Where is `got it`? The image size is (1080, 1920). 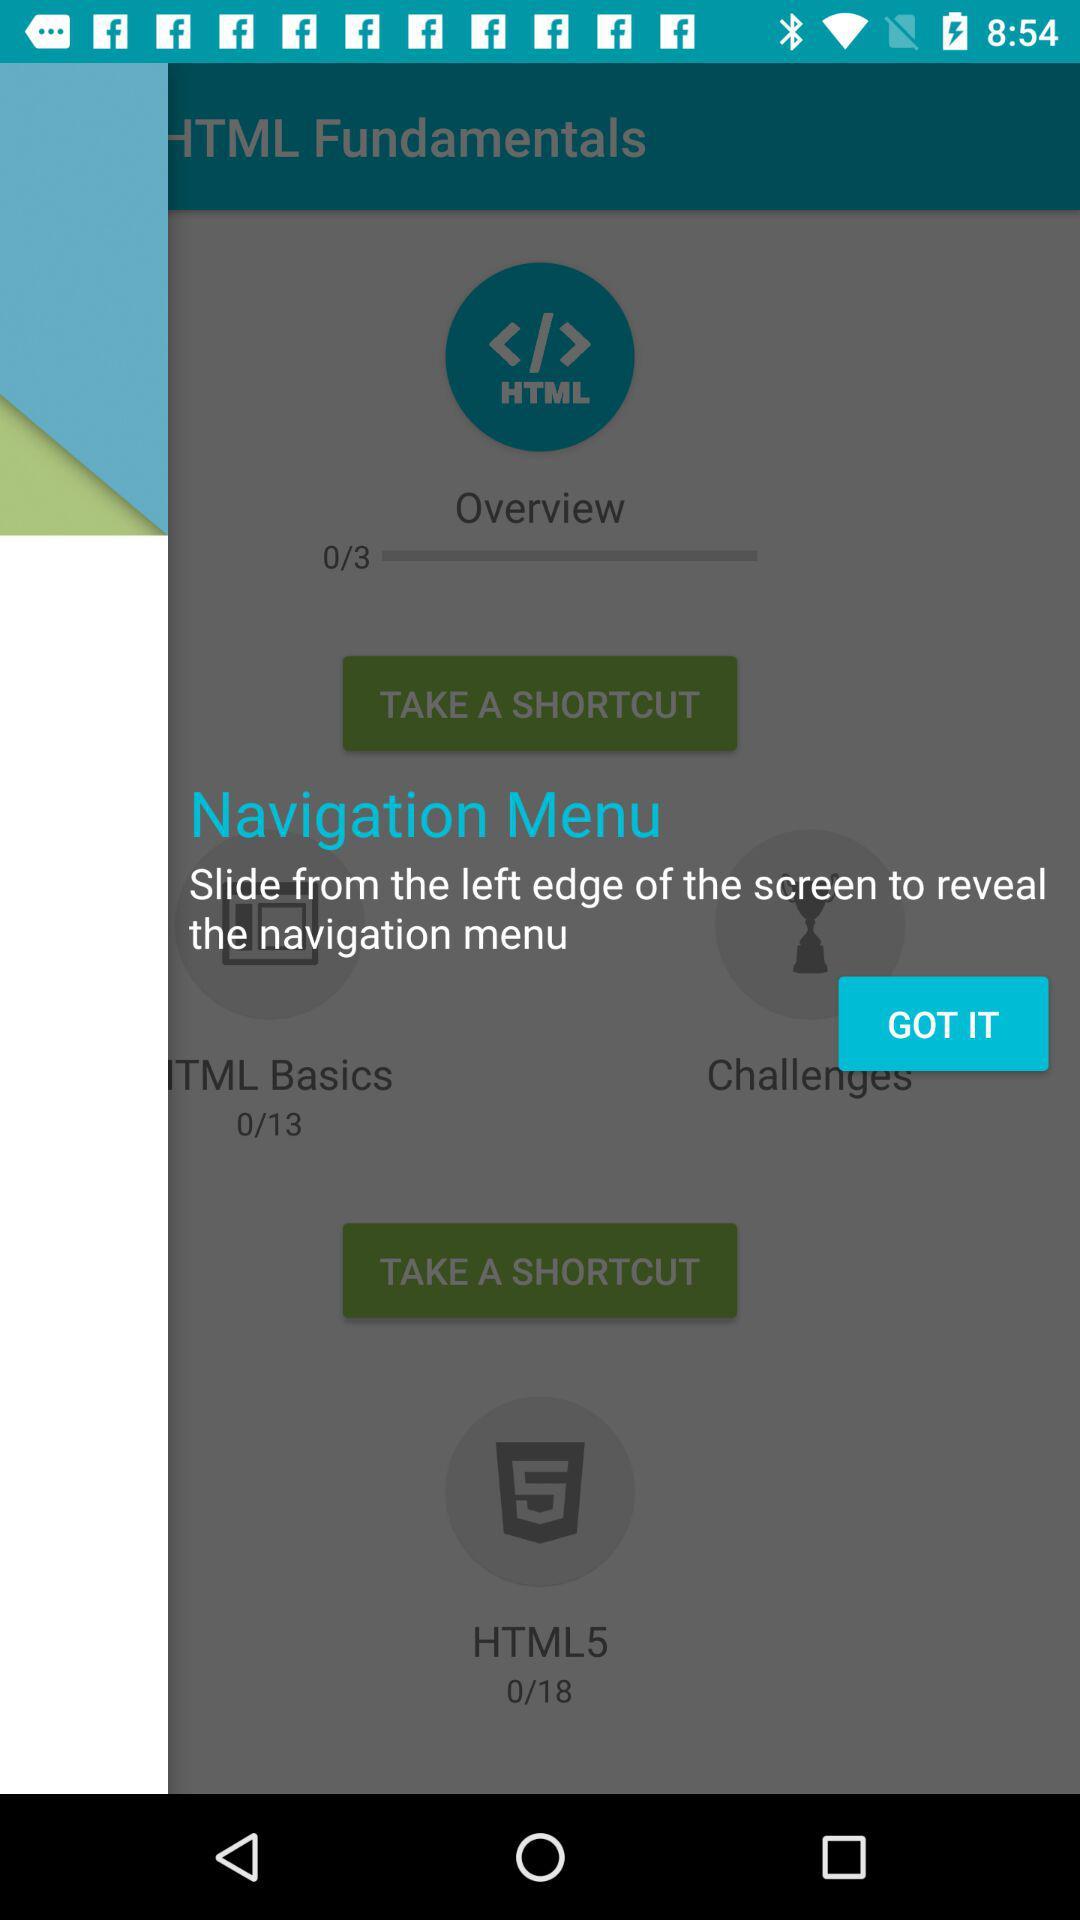
got it is located at coordinates (943, 1023).